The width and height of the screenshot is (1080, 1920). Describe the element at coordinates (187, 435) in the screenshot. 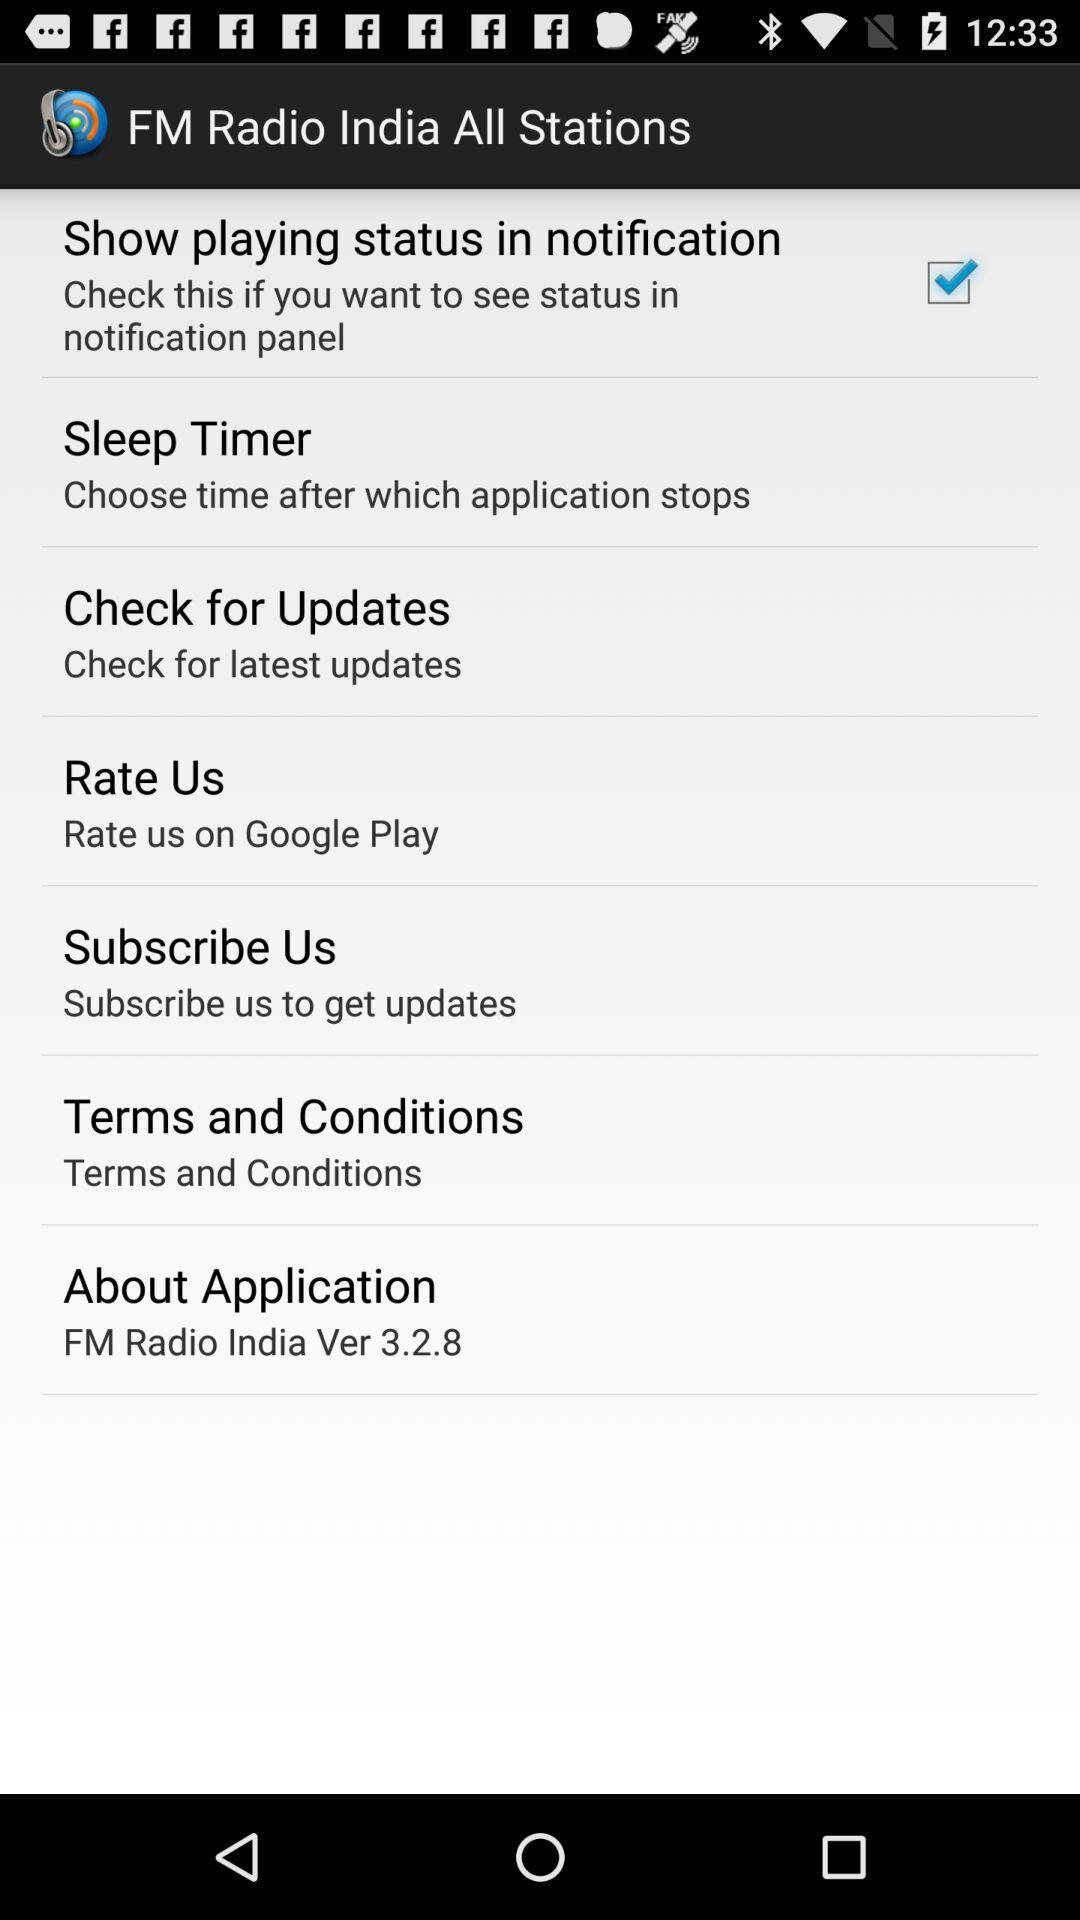

I see `sleep timer` at that location.